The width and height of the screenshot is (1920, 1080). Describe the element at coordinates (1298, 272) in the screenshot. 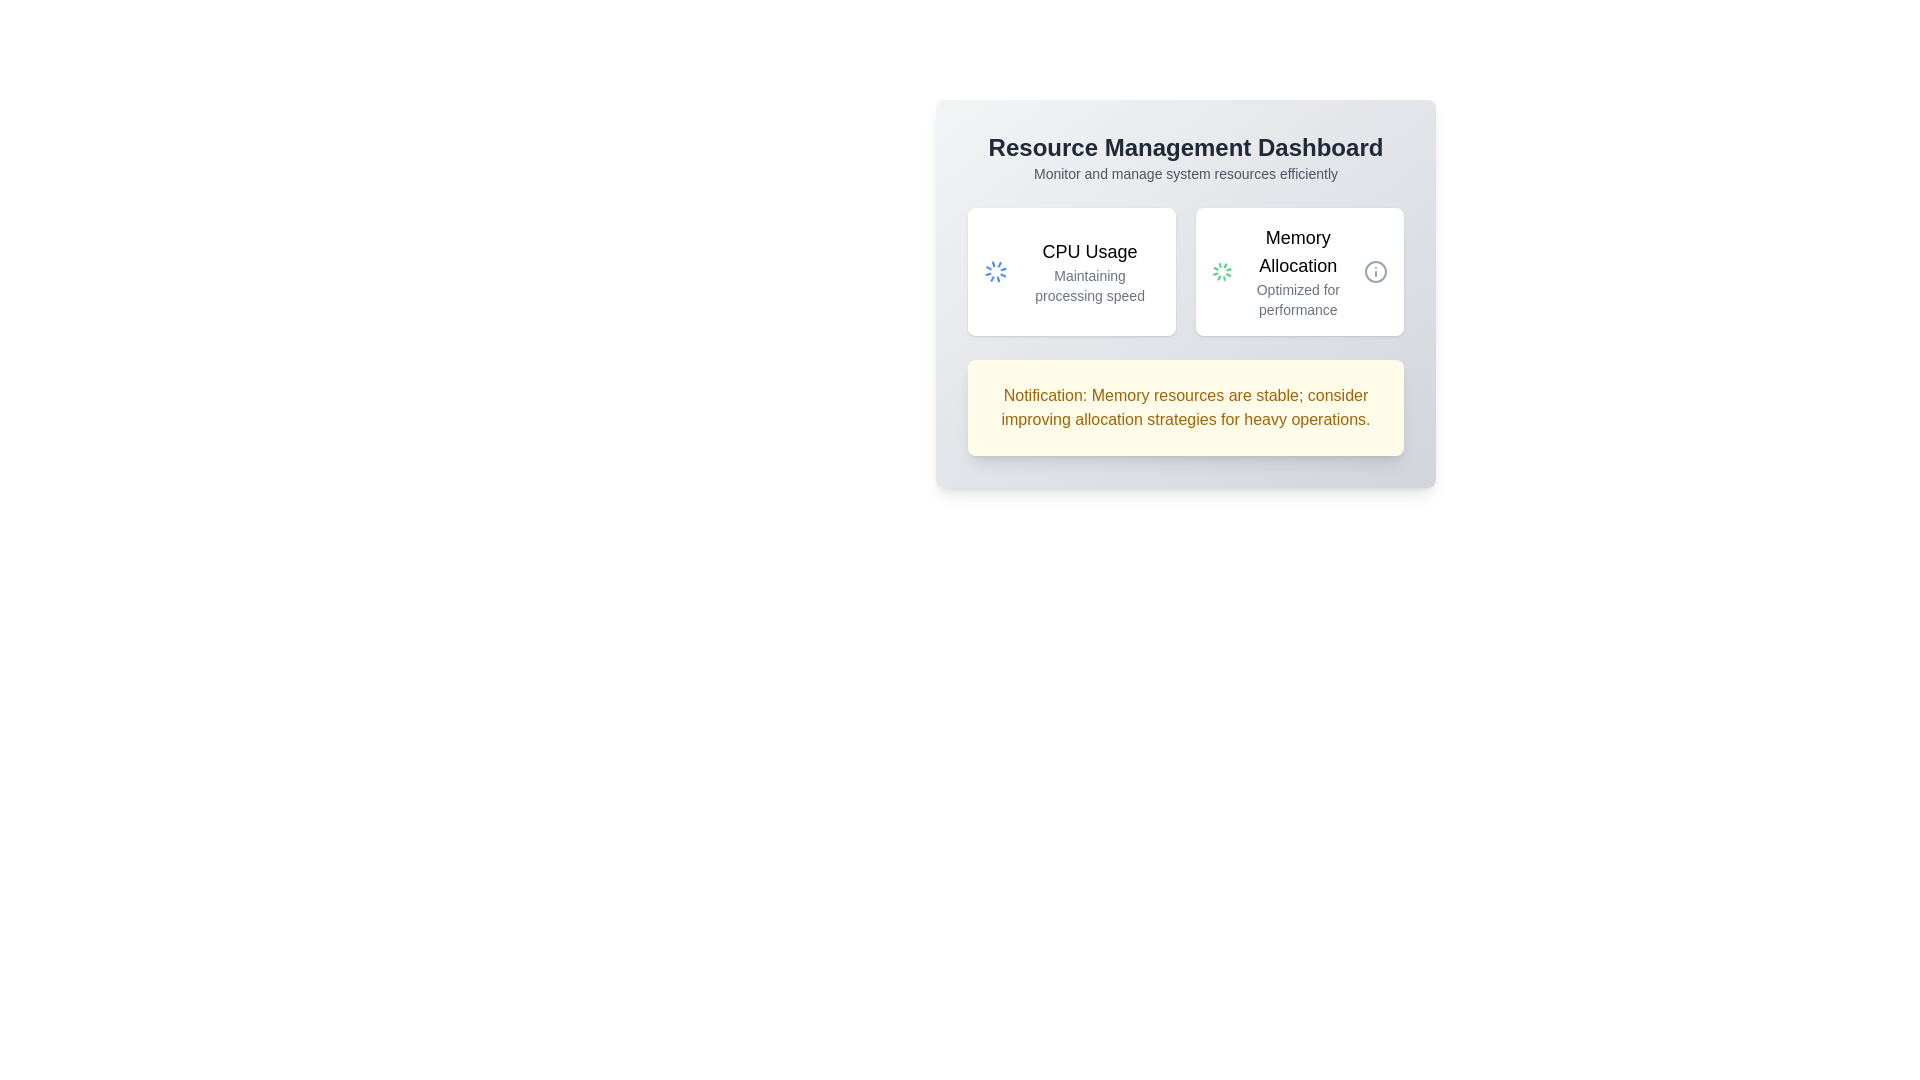

I see `the 'Memory Allocation' informational text element within the Resource Management Dashboard, which features two lines of text with the first line in a larger bold font and the second line in a smaller lighter font, all contained in a white card with rounded corners` at that location.